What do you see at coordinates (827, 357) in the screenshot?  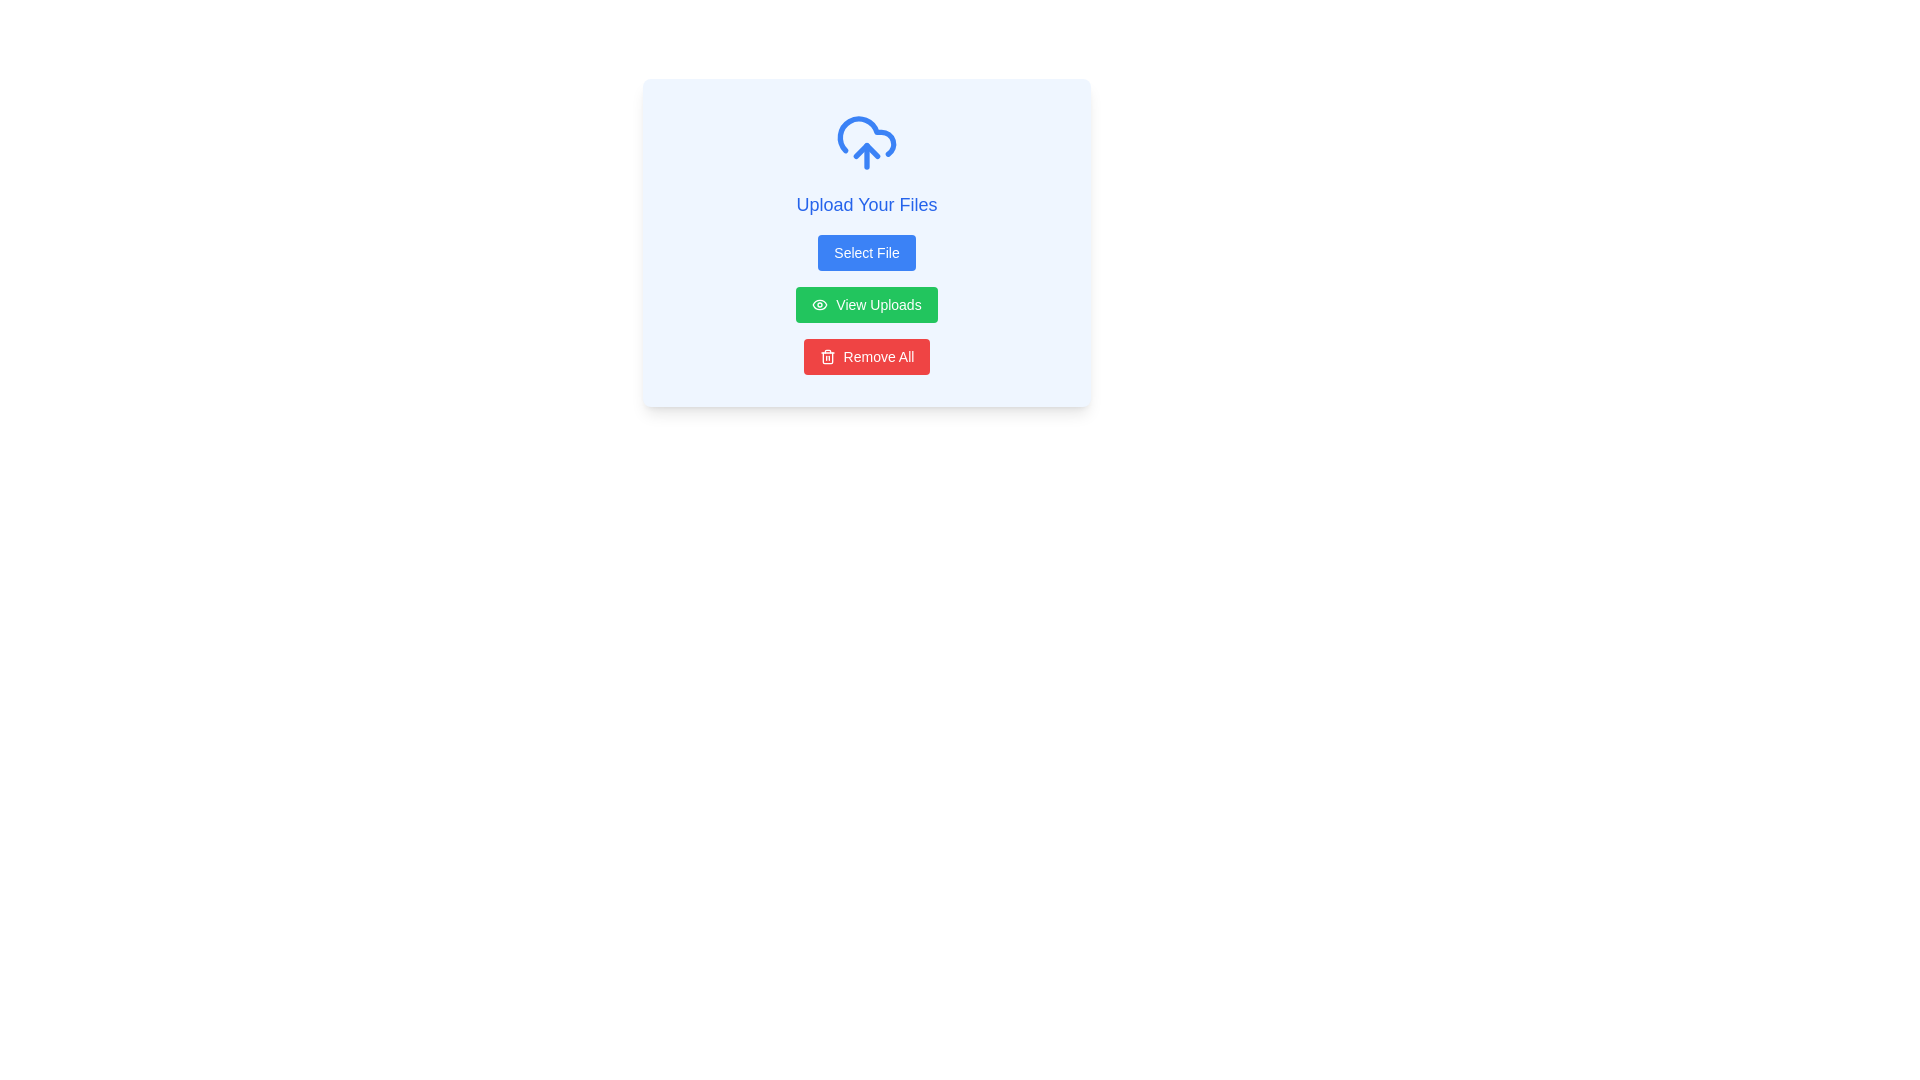 I see `the trash can icon located within the red 'Remove All' button at the bottom of the central card` at bounding box center [827, 357].